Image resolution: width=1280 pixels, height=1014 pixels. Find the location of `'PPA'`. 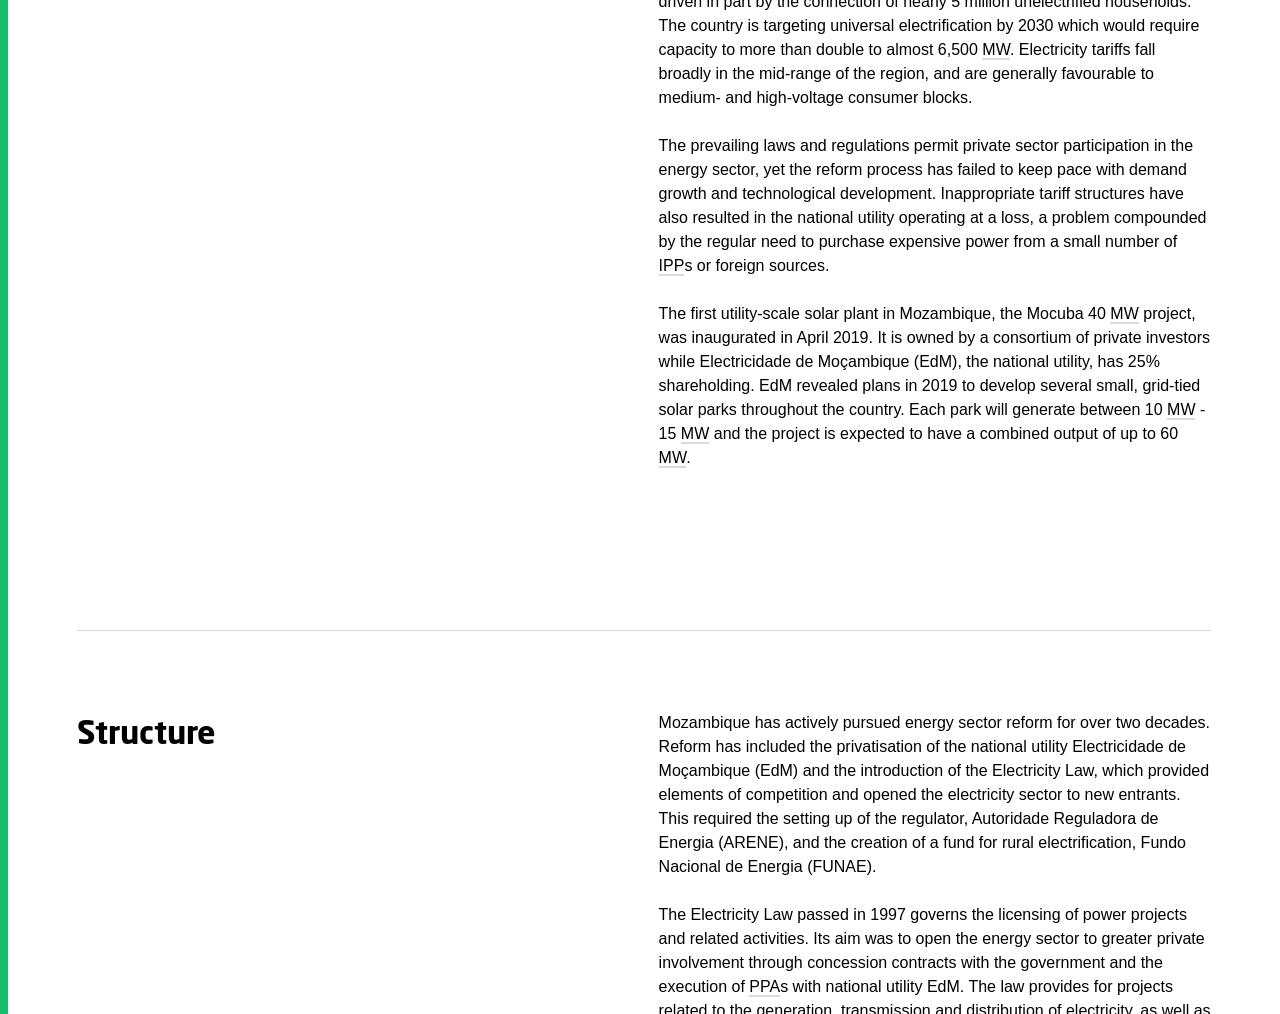

'PPA' is located at coordinates (763, 986).